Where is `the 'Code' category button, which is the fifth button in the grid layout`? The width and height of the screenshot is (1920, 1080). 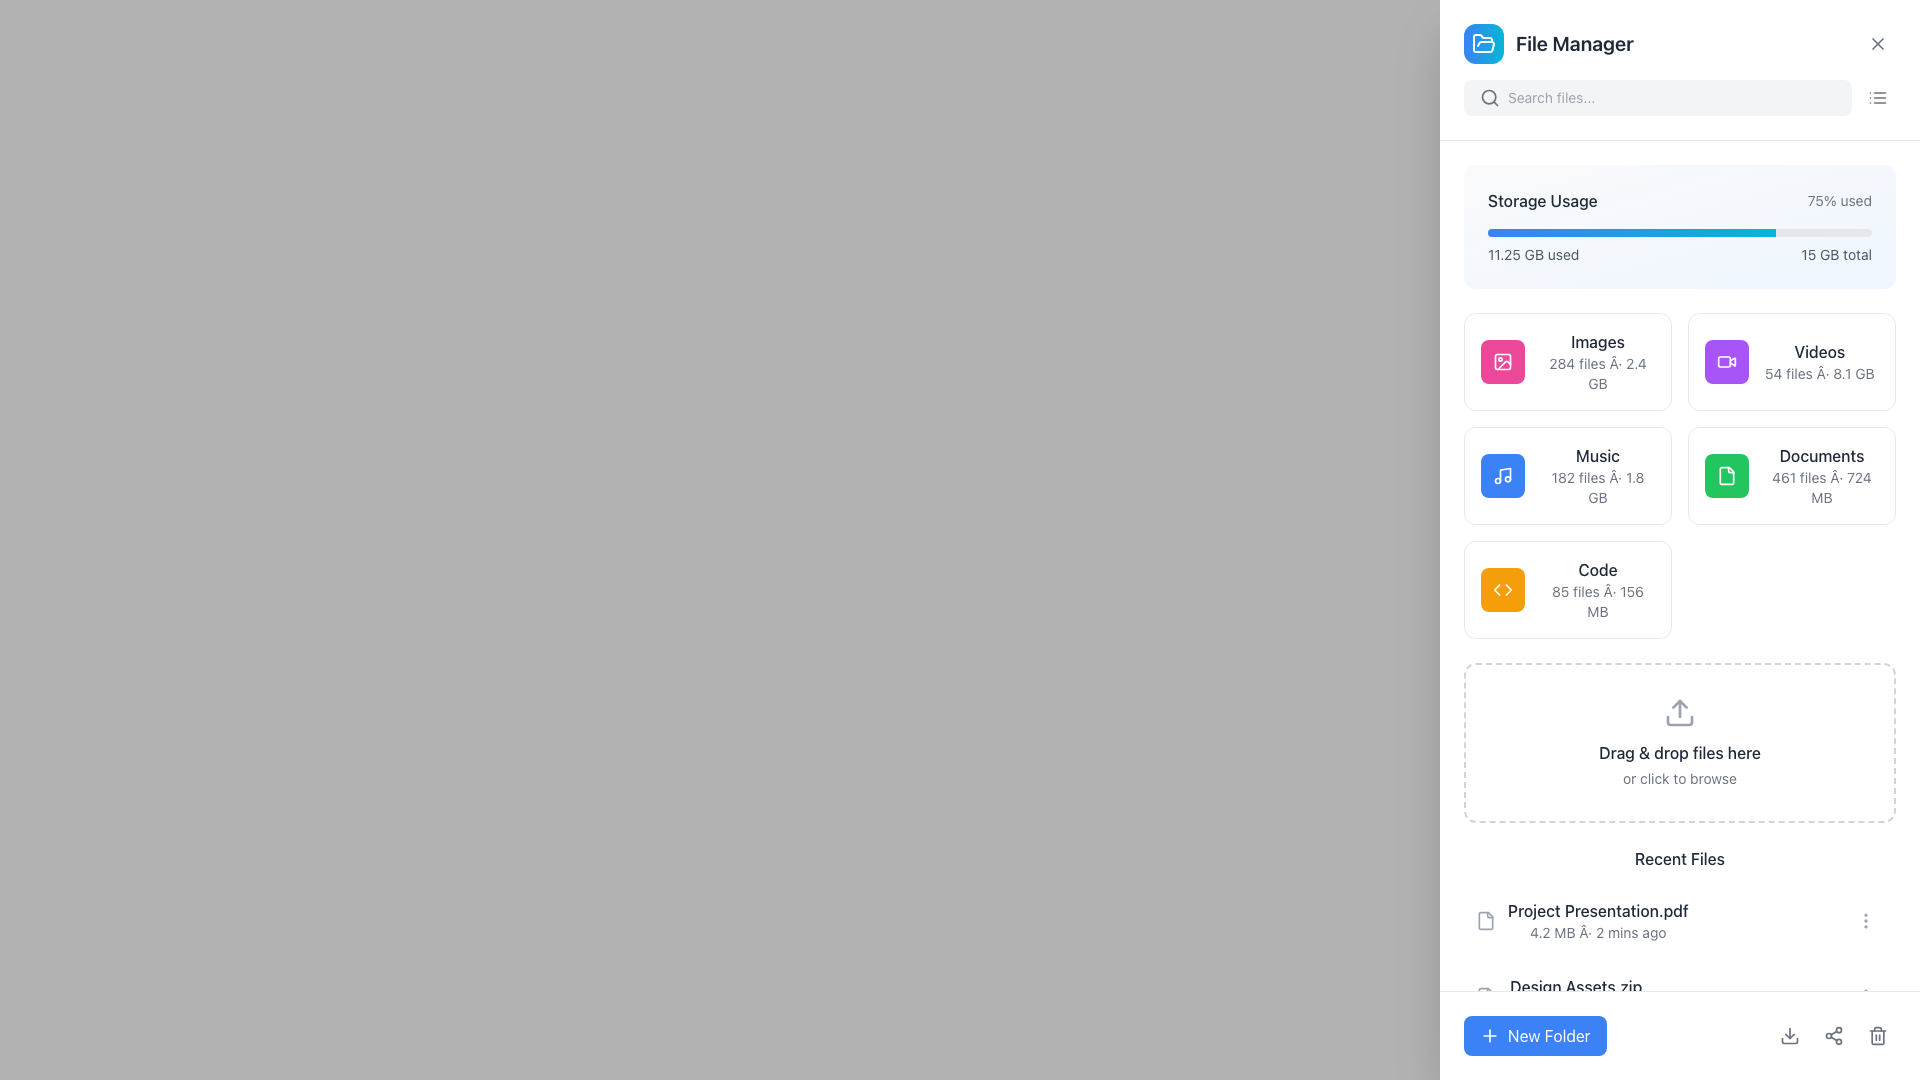 the 'Code' category button, which is the fifth button in the grid layout is located at coordinates (1567, 589).